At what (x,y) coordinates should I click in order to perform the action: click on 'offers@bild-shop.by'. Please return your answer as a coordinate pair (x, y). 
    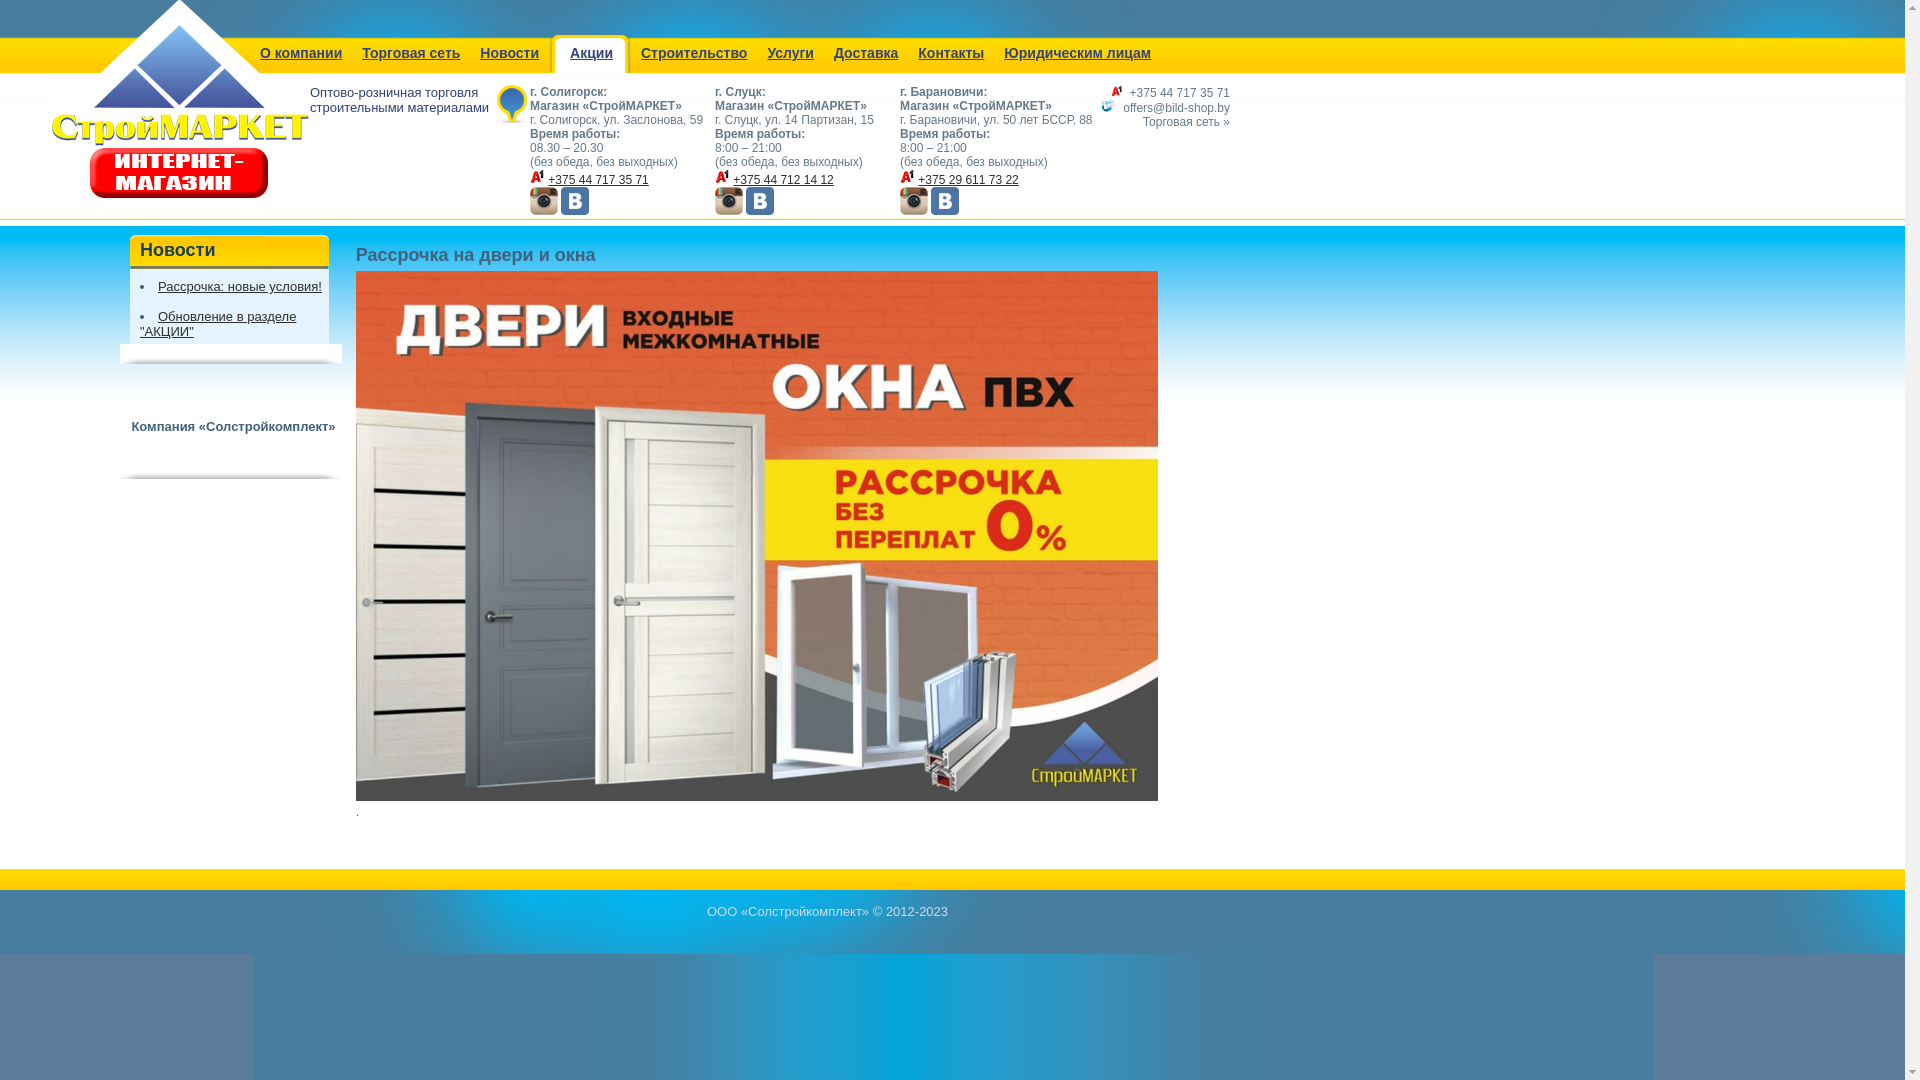
    Looking at the image, I should click on (1176, 108).